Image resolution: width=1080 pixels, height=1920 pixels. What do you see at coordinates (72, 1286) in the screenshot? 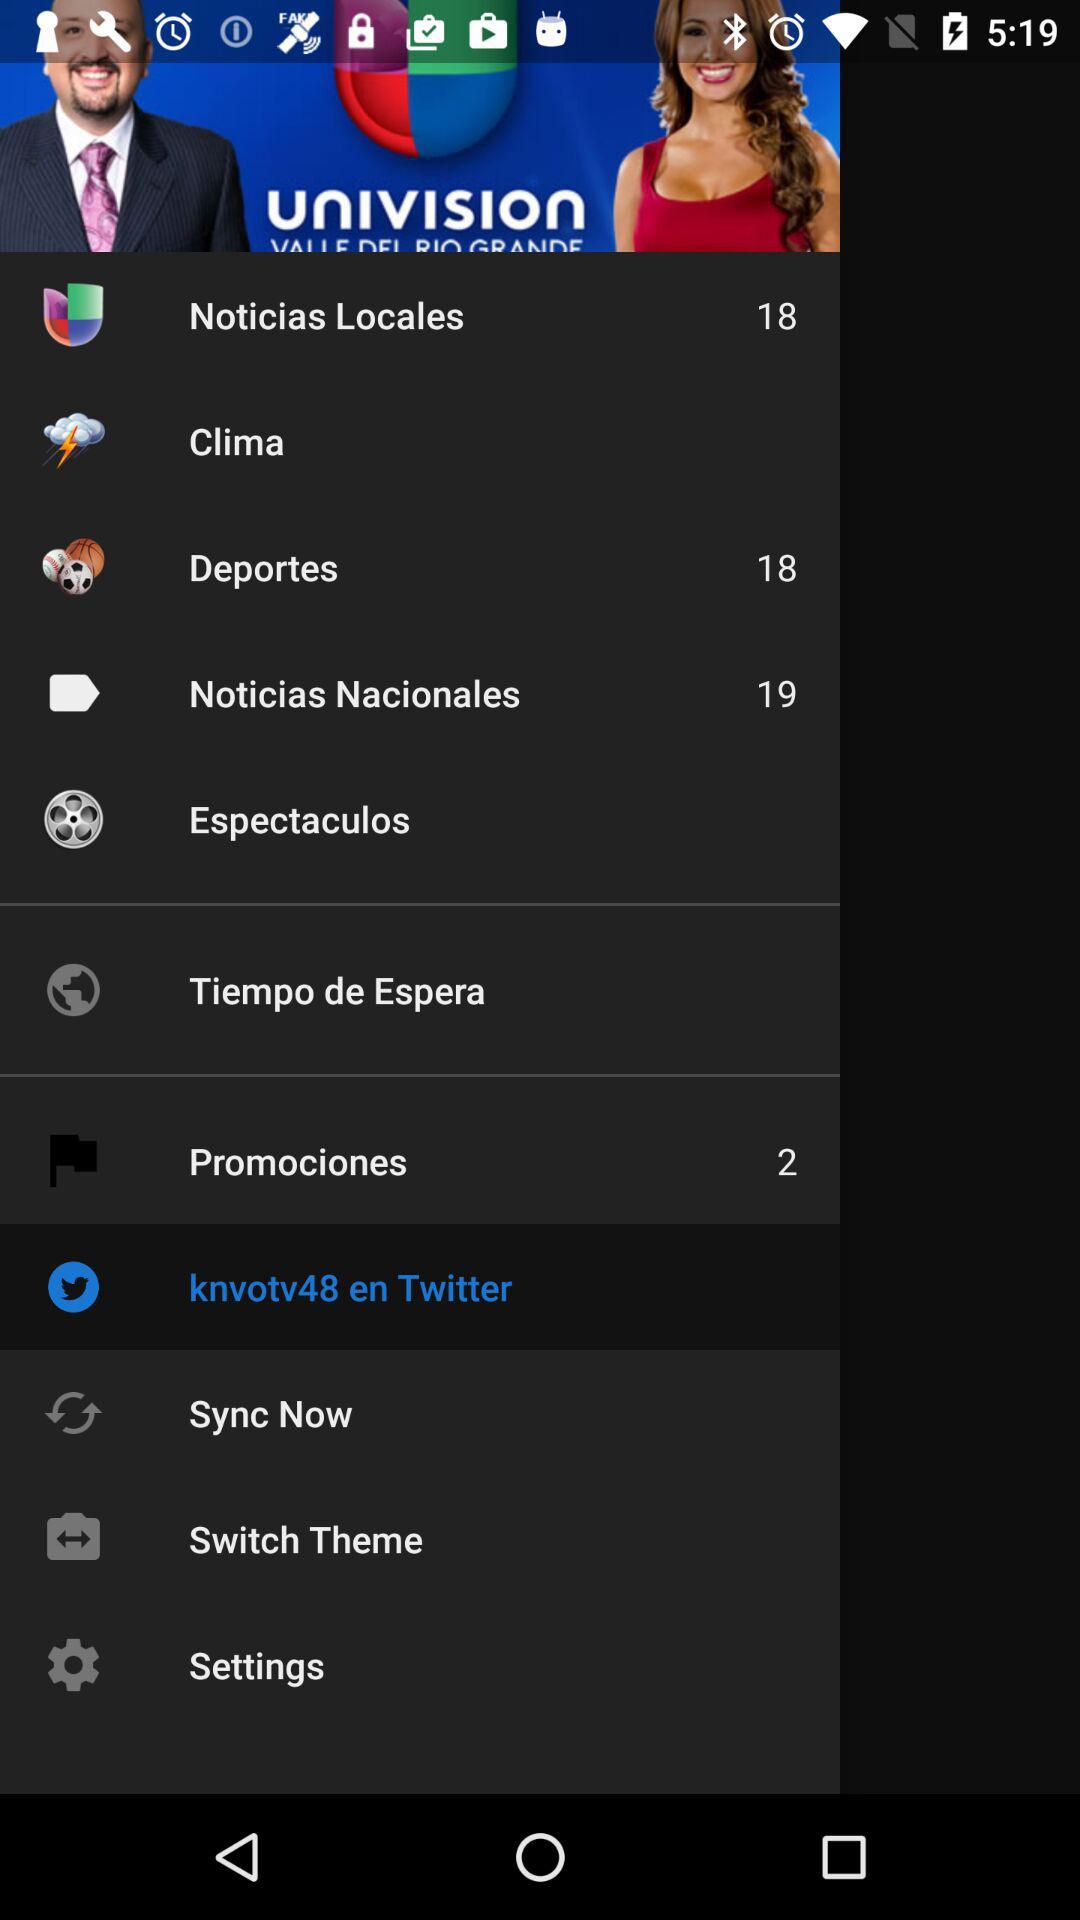
I see `the symbol left to knvotv48 en twitter` at bounding box center [72, 1286].